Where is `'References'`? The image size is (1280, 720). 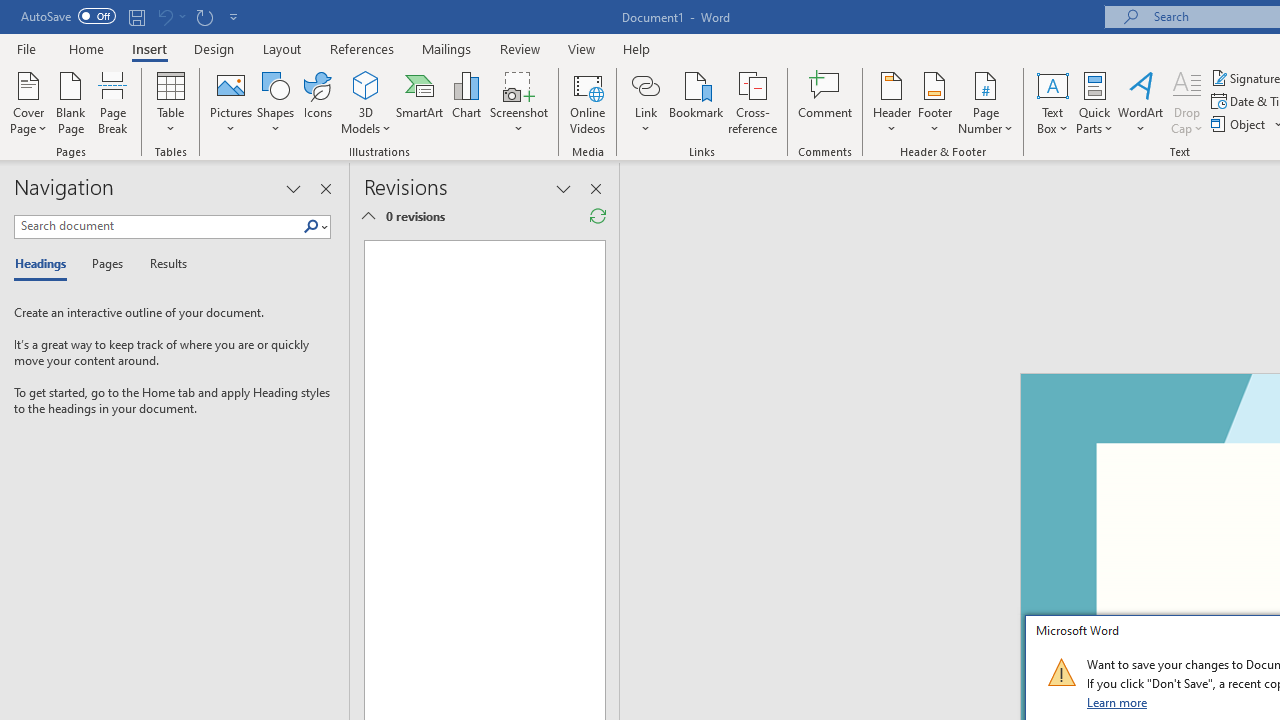 'References' is located at coordinates (362, 48).